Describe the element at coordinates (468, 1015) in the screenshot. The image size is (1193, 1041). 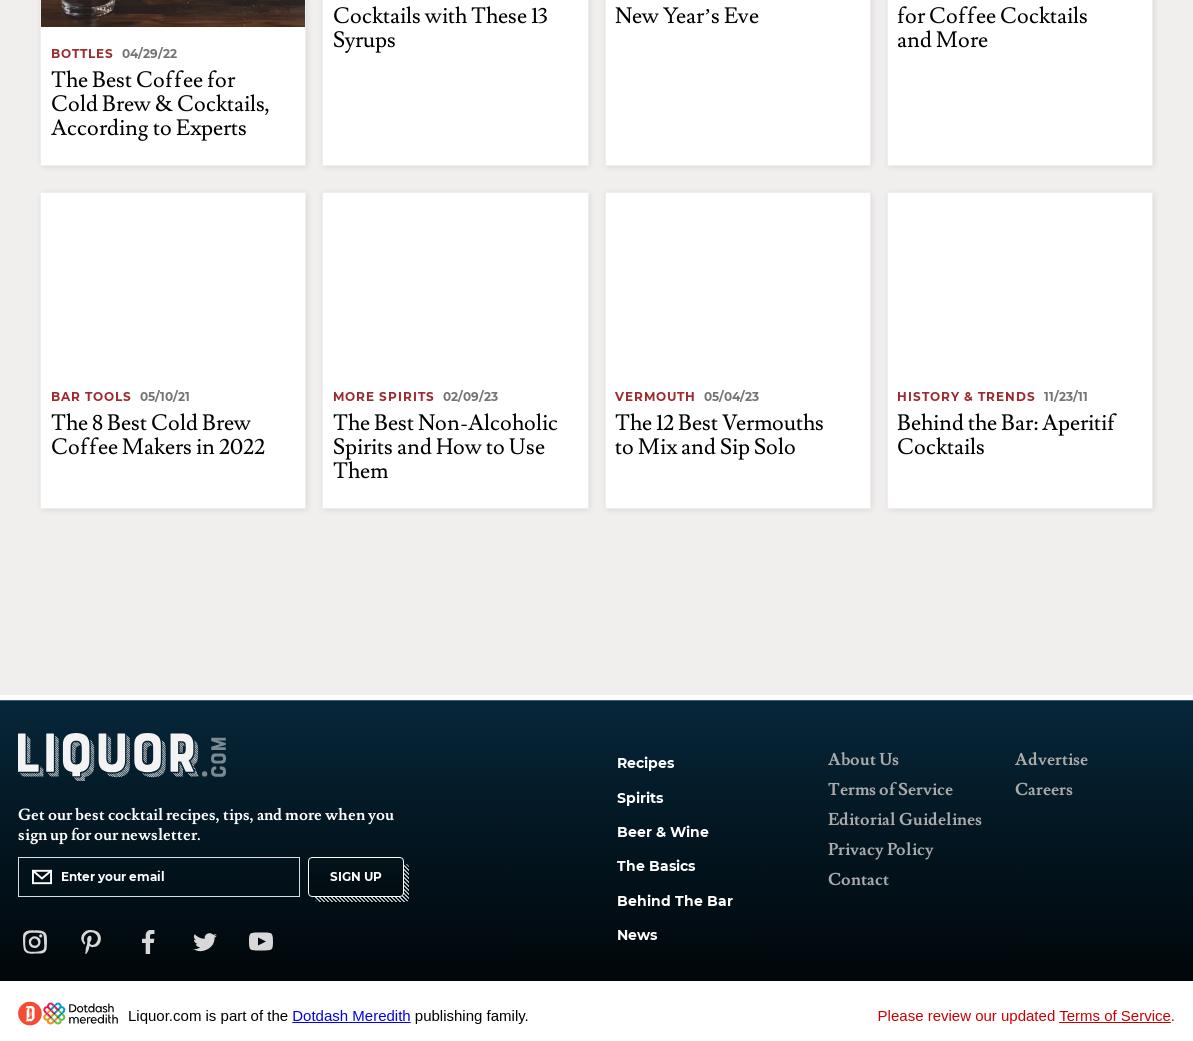
I see `'publishing family.'` at that location.